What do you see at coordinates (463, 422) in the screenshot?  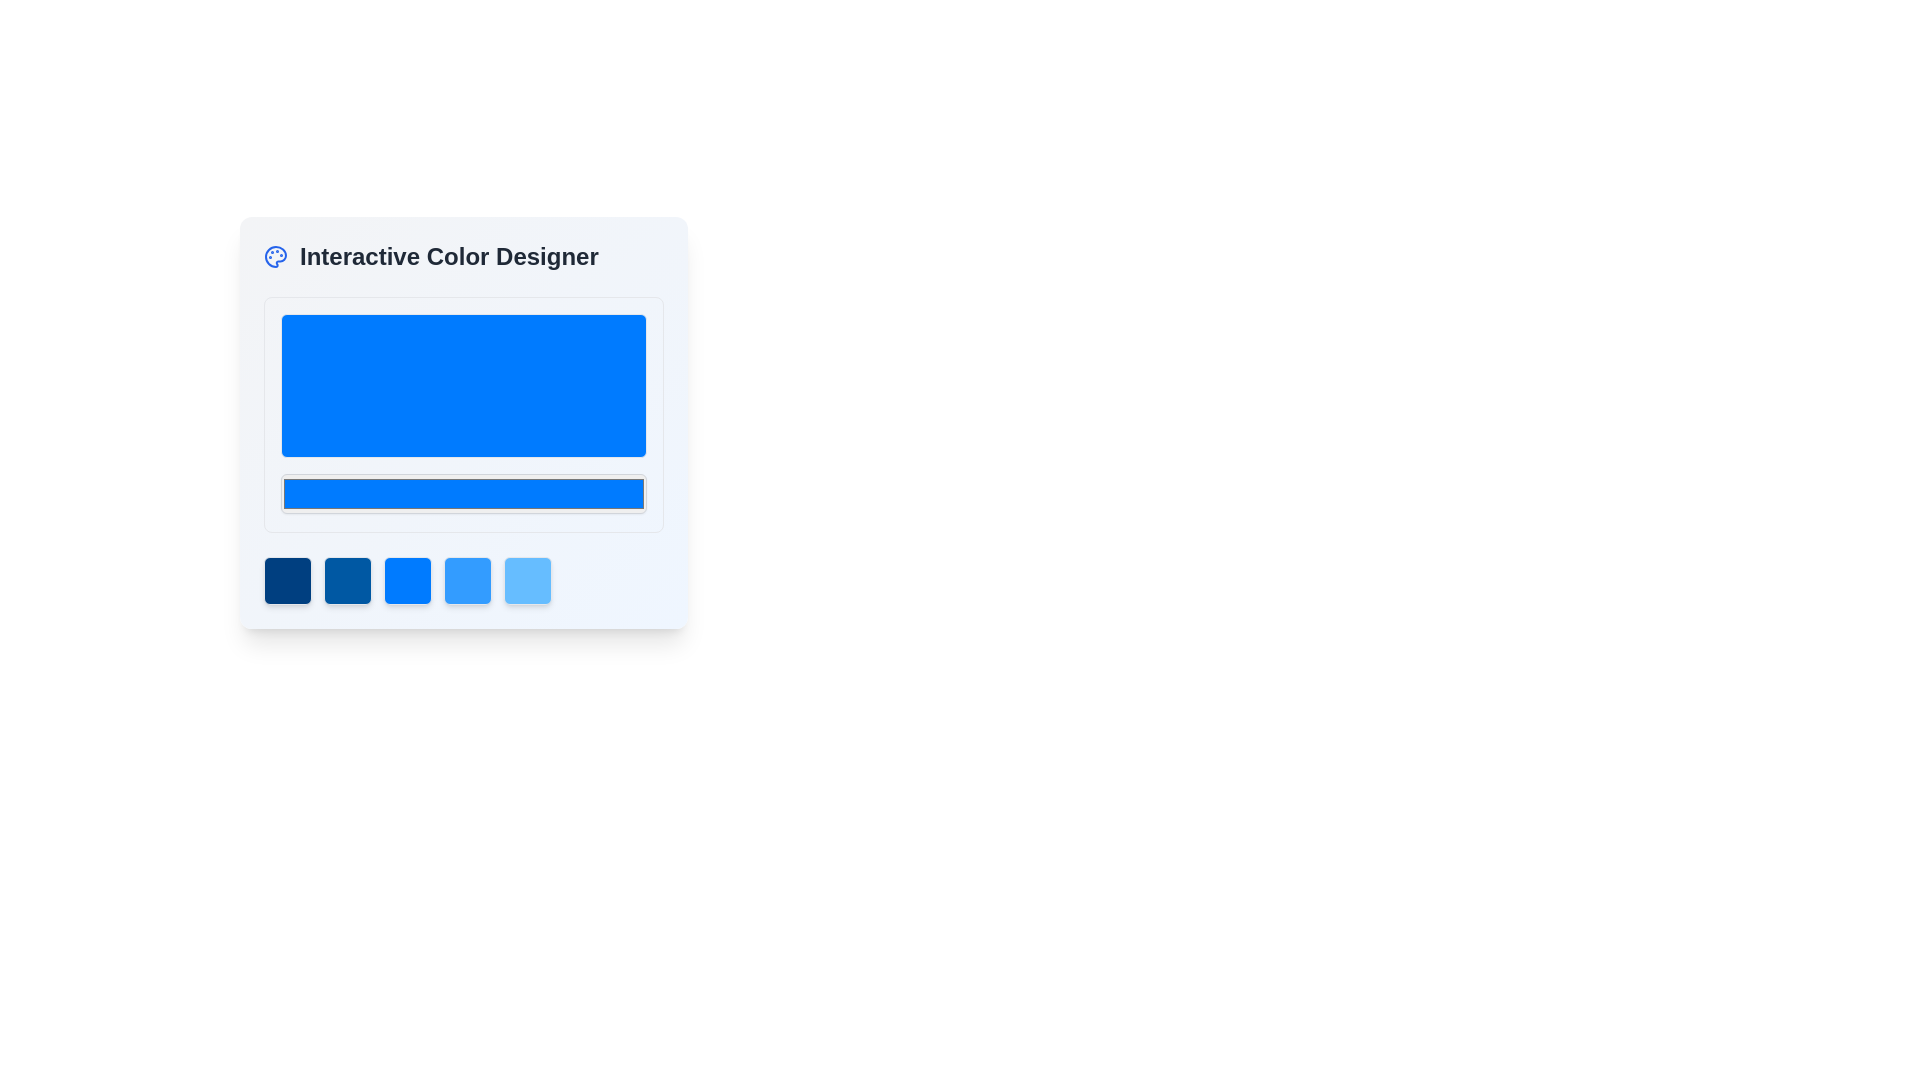 I see `the Interactive Color Designer feature card, which is centrally positioned within the UI layout, allowing users to select and preview colors` at bounding box center [463, 422].